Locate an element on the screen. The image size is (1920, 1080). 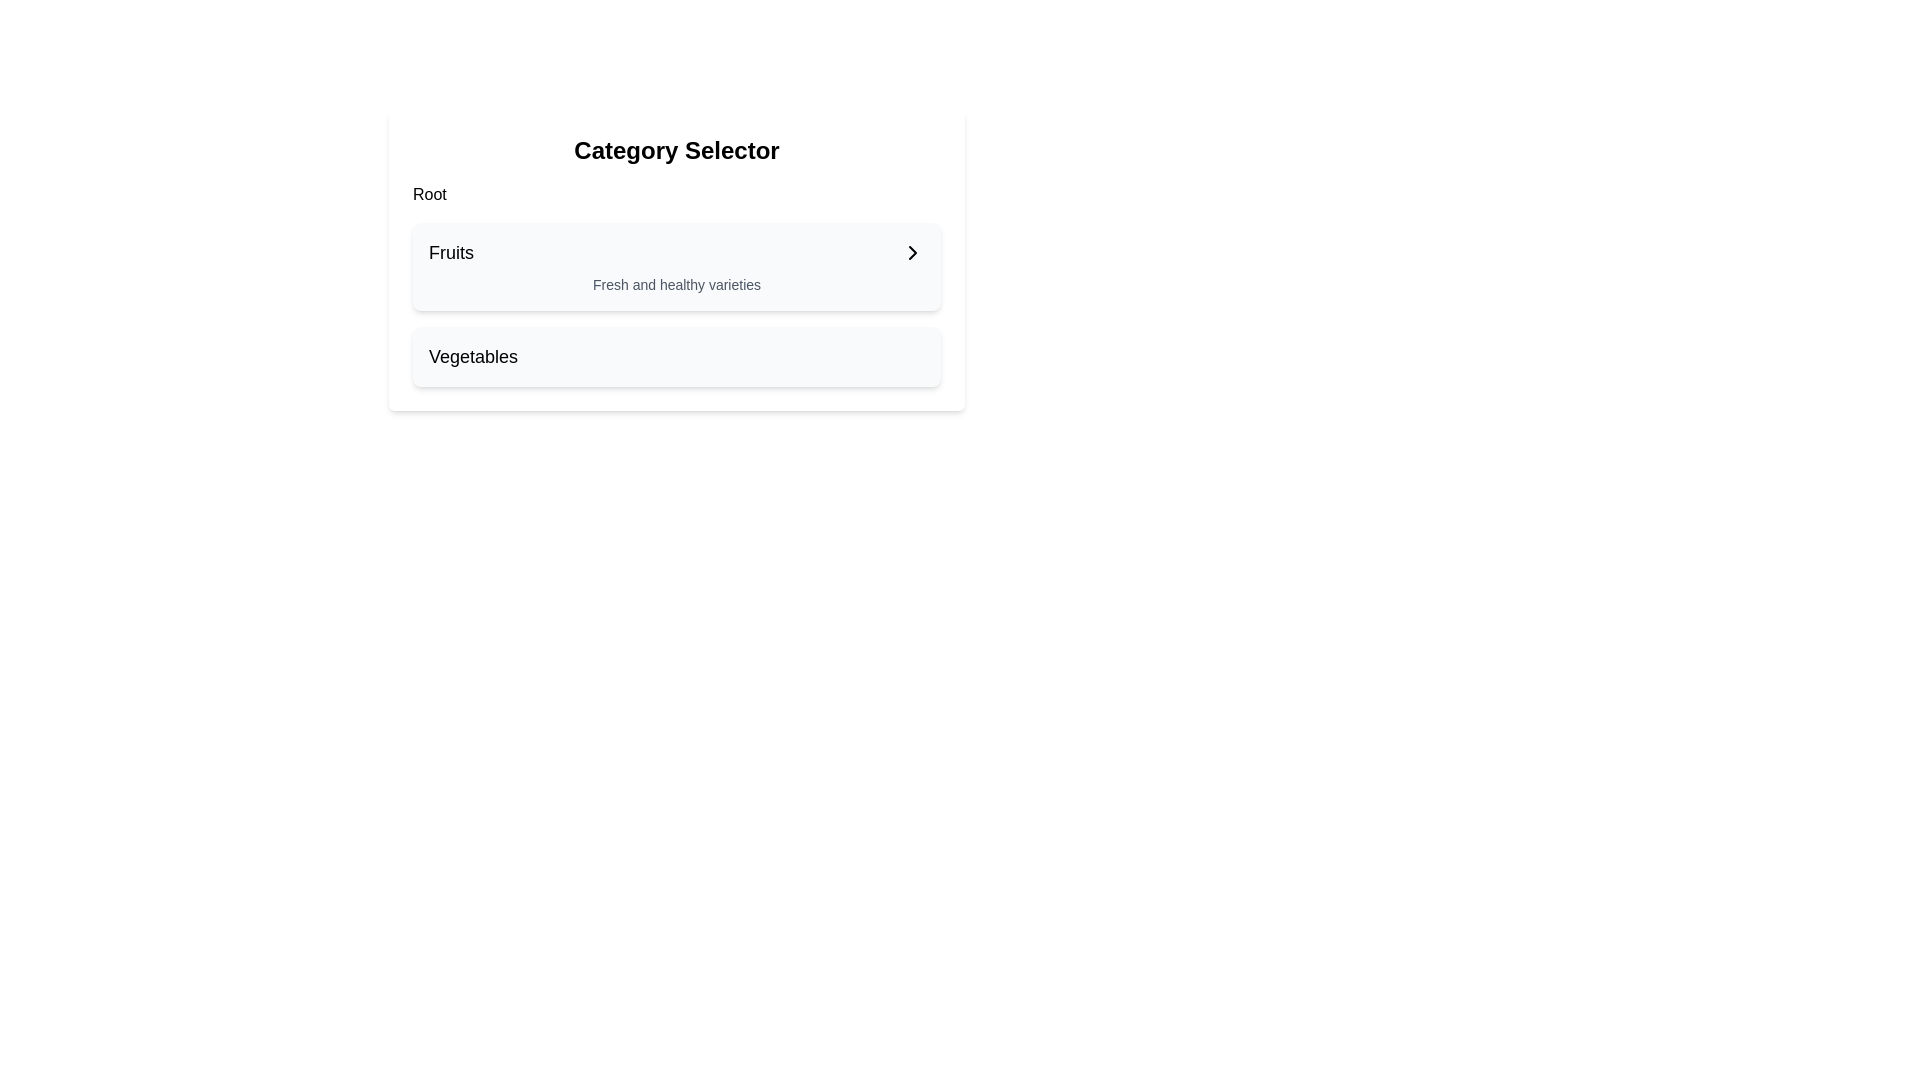
the bold text label reading 'Category Selector', which is styled in extra large font and positioned at the top of the category options box is located at coordinates (676, 149).